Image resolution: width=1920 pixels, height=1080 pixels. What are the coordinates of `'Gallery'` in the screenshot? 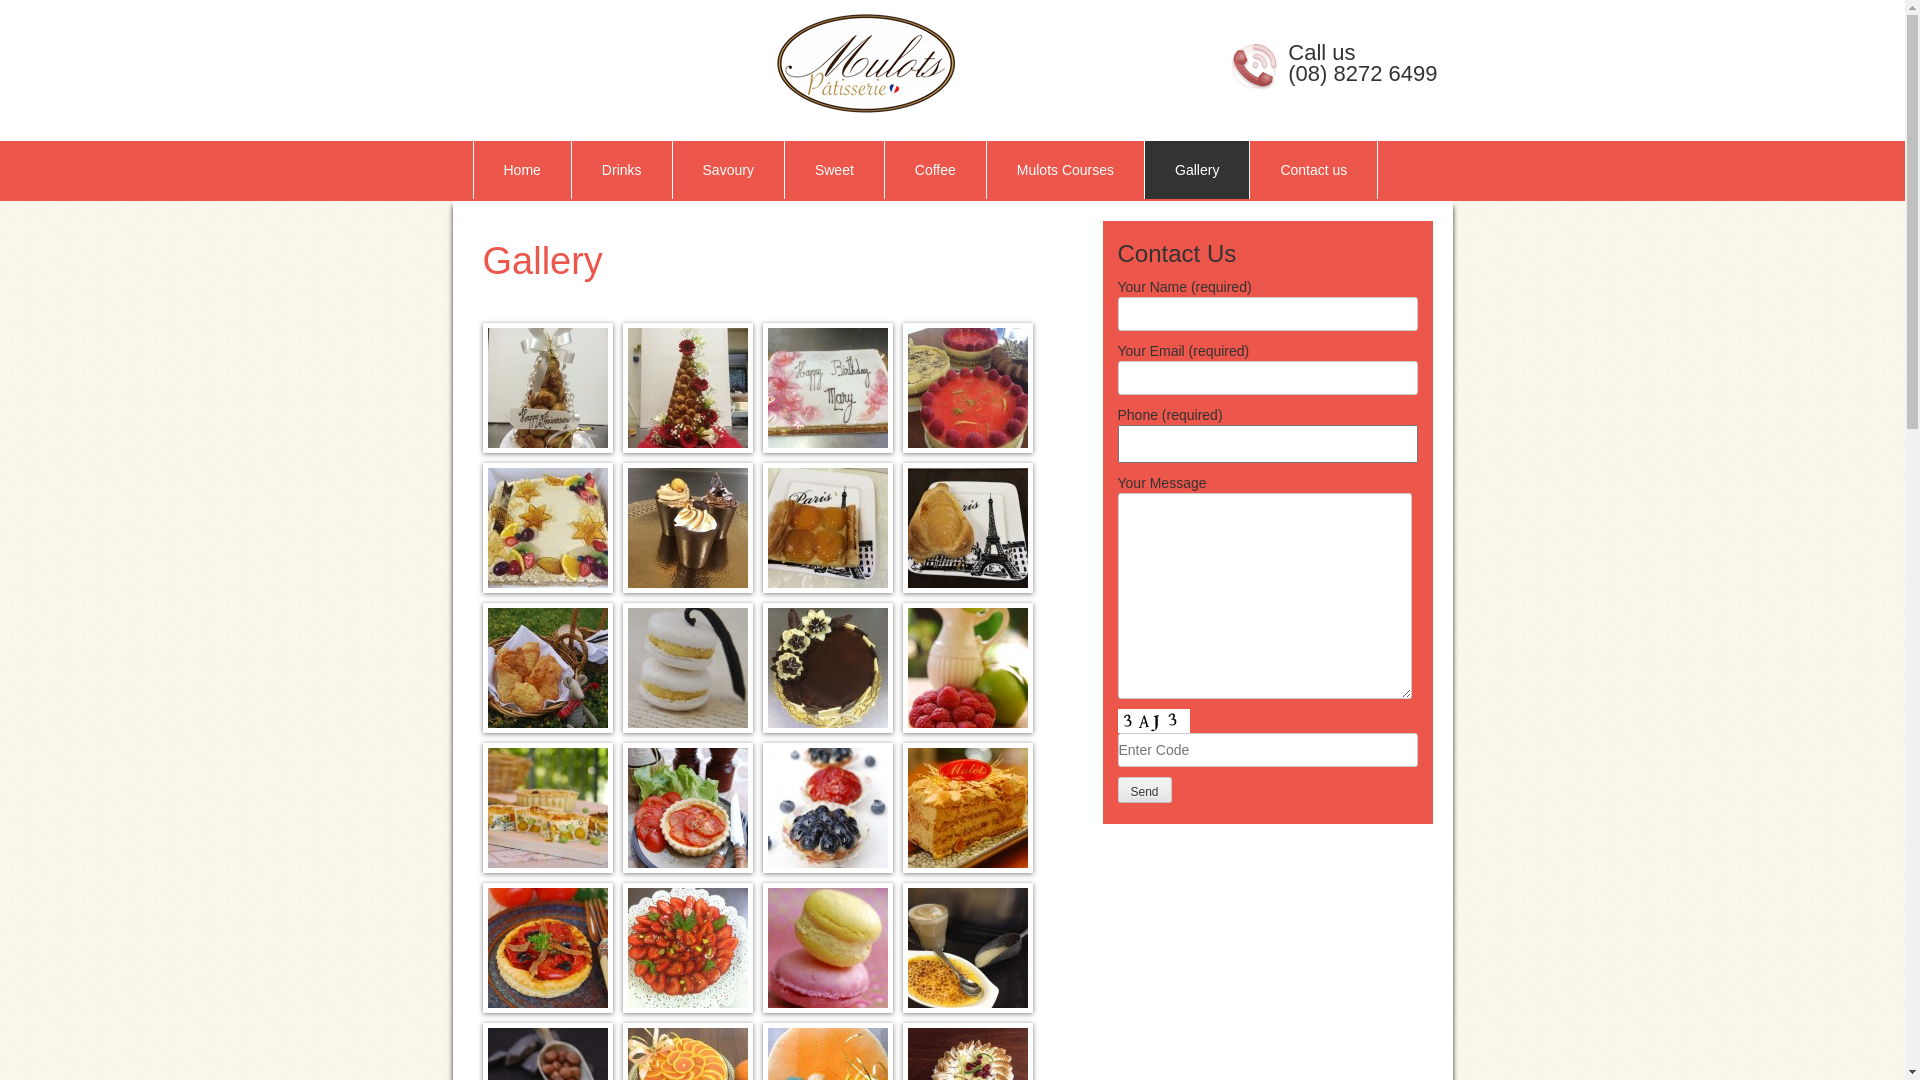 It's located at (1196, 168).